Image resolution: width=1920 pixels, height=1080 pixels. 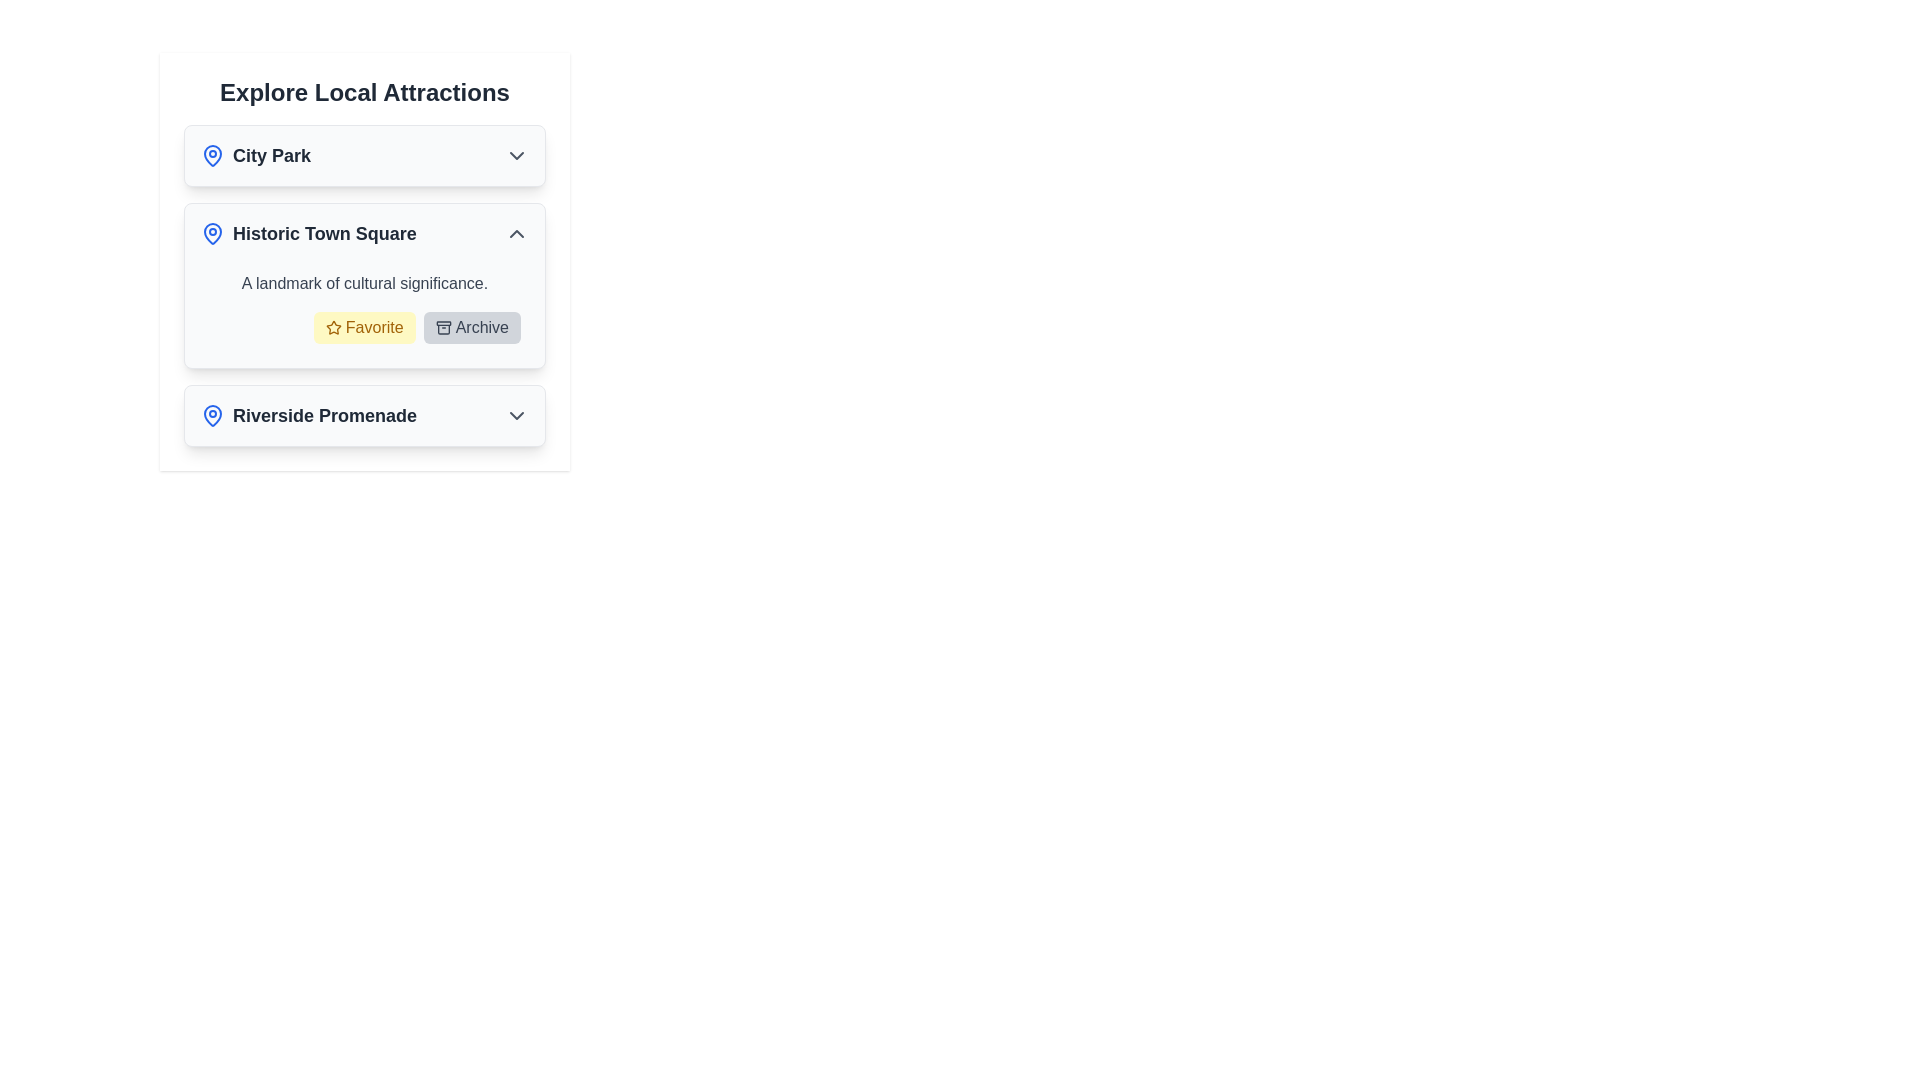 I want to click on the list item labeled 'Riverside Promenade', which features a blue map pin icon on the left and a gray downward chevron icon on the right, located under 'Explore Local Attractions', so click(x=364, y=415).